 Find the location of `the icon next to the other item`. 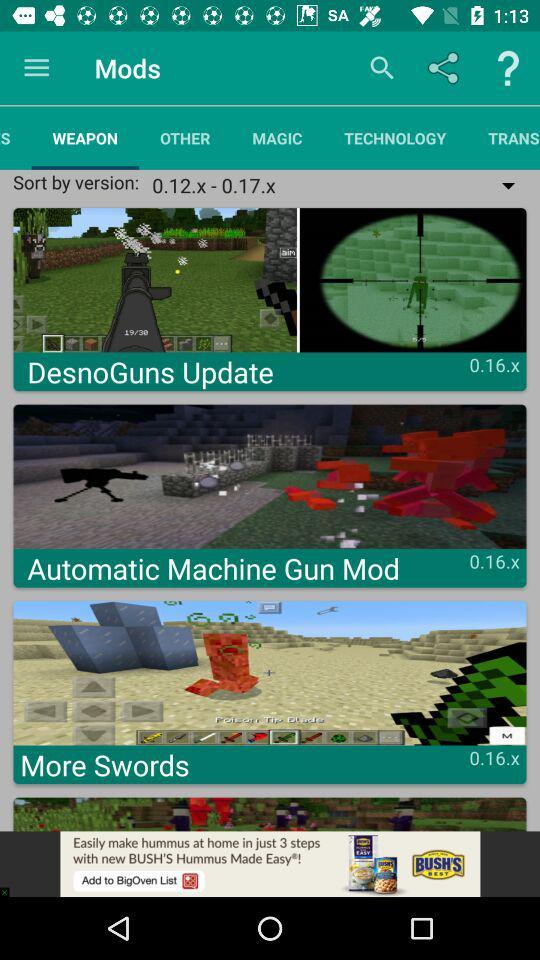

the icon next to the other item is located at coordinates (276, 137).